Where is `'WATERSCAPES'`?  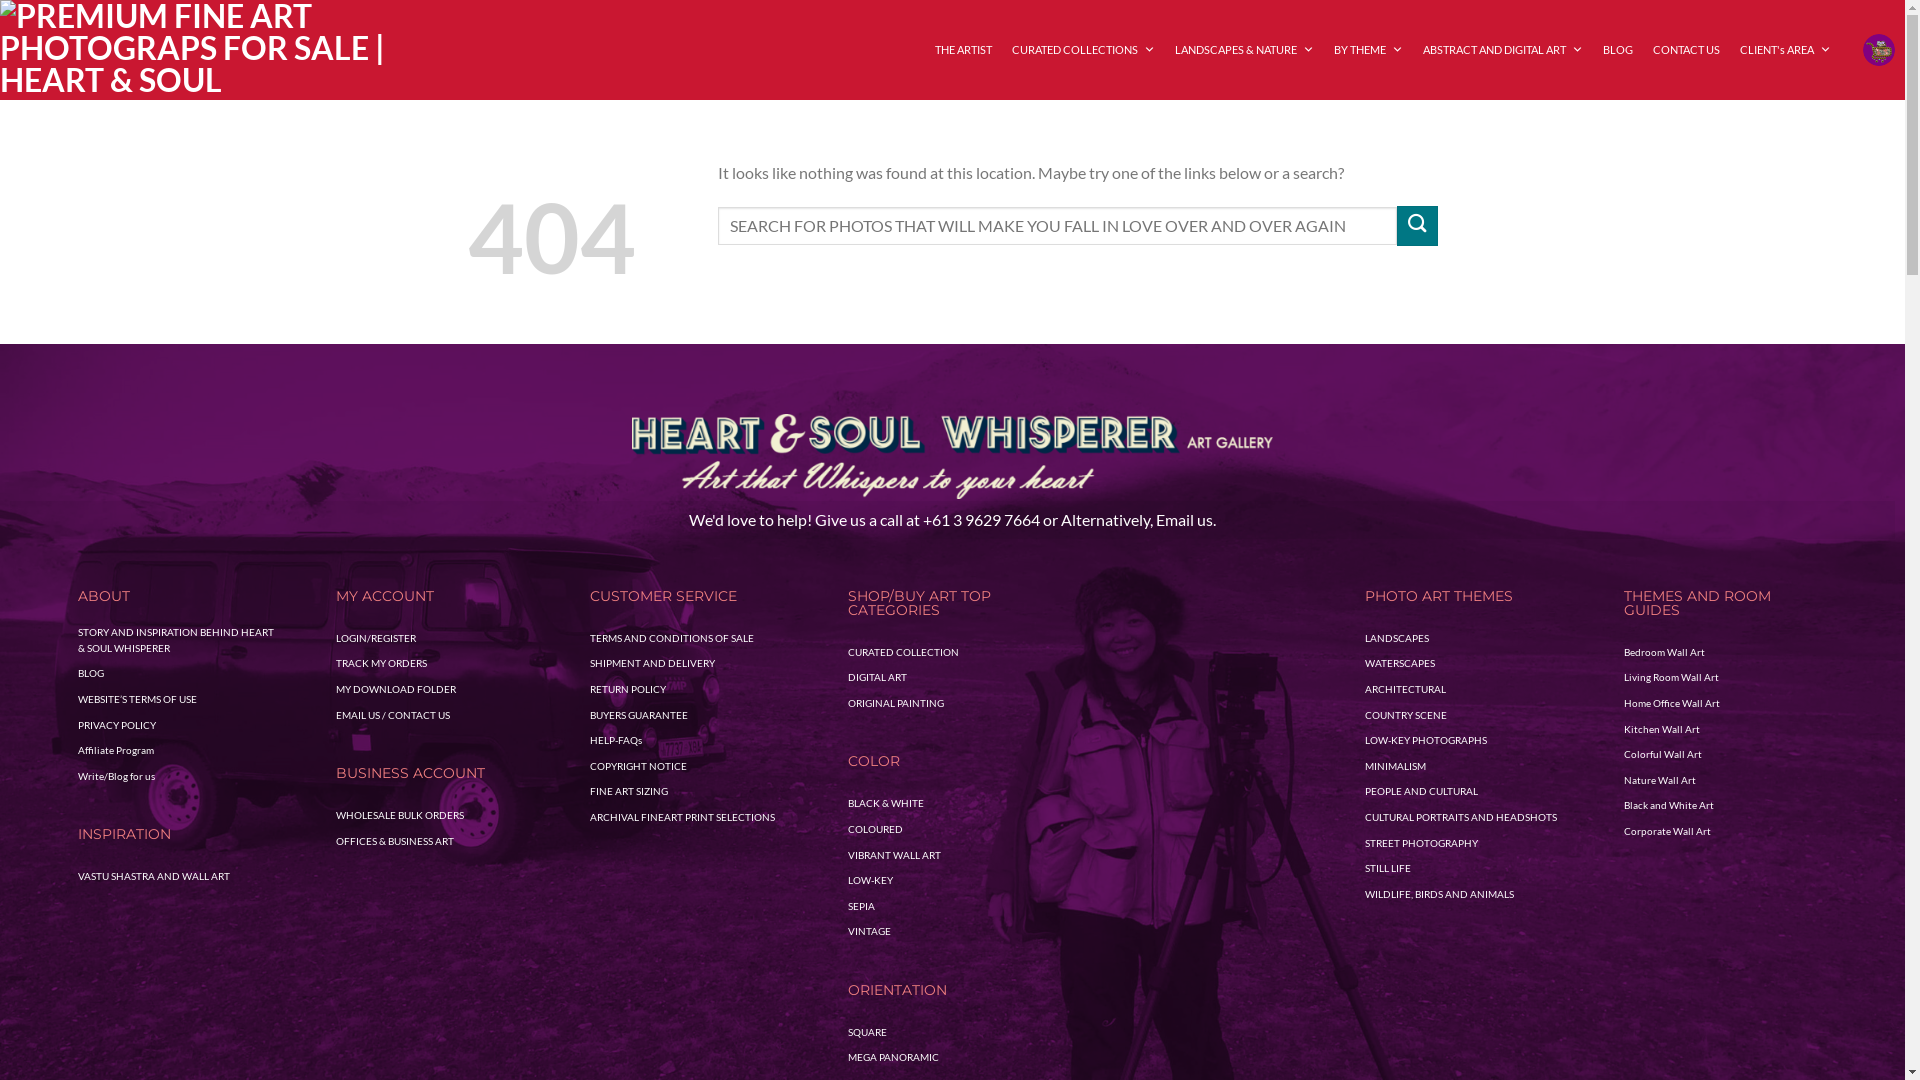 'WATERSCAPES' is located at coordinates (1399, 663).